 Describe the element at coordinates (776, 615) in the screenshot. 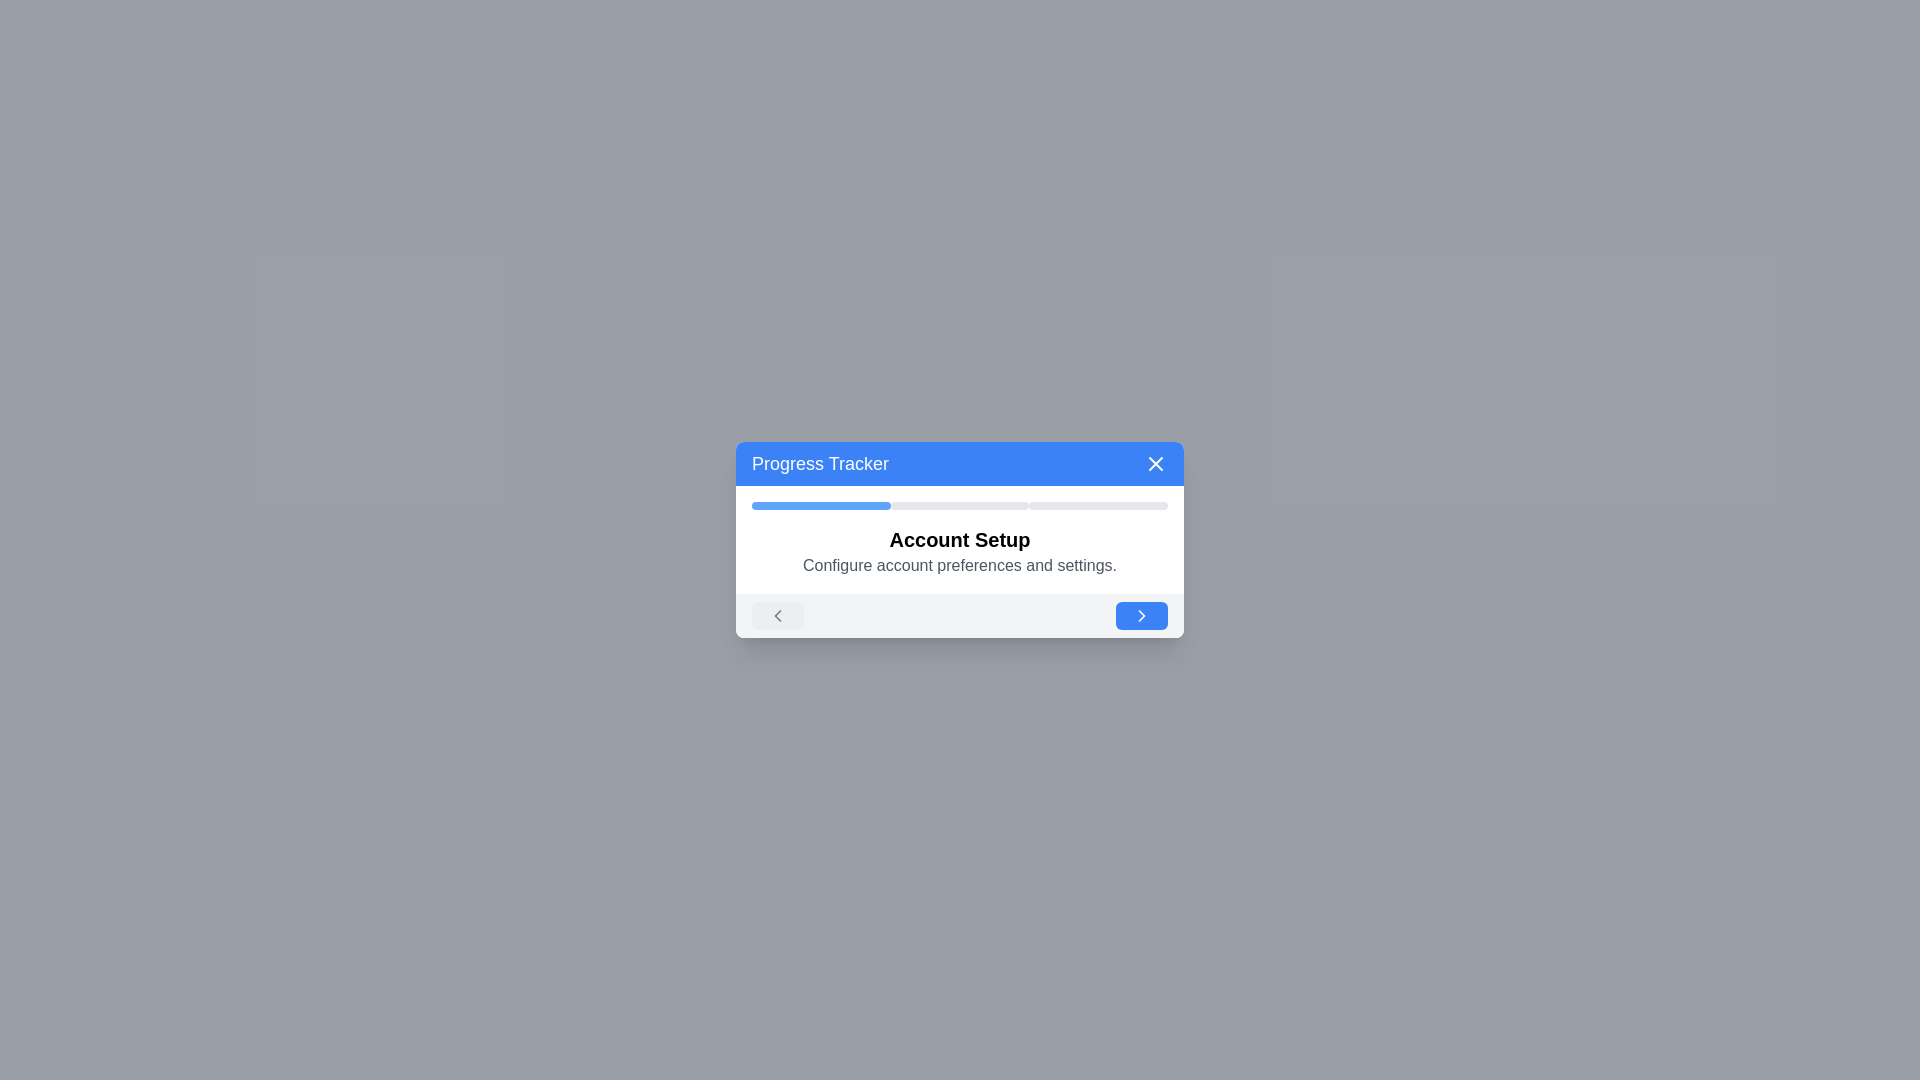

I see `the navigational button in the bottom-left corner of the 'Progress Tracker' card` at that location.